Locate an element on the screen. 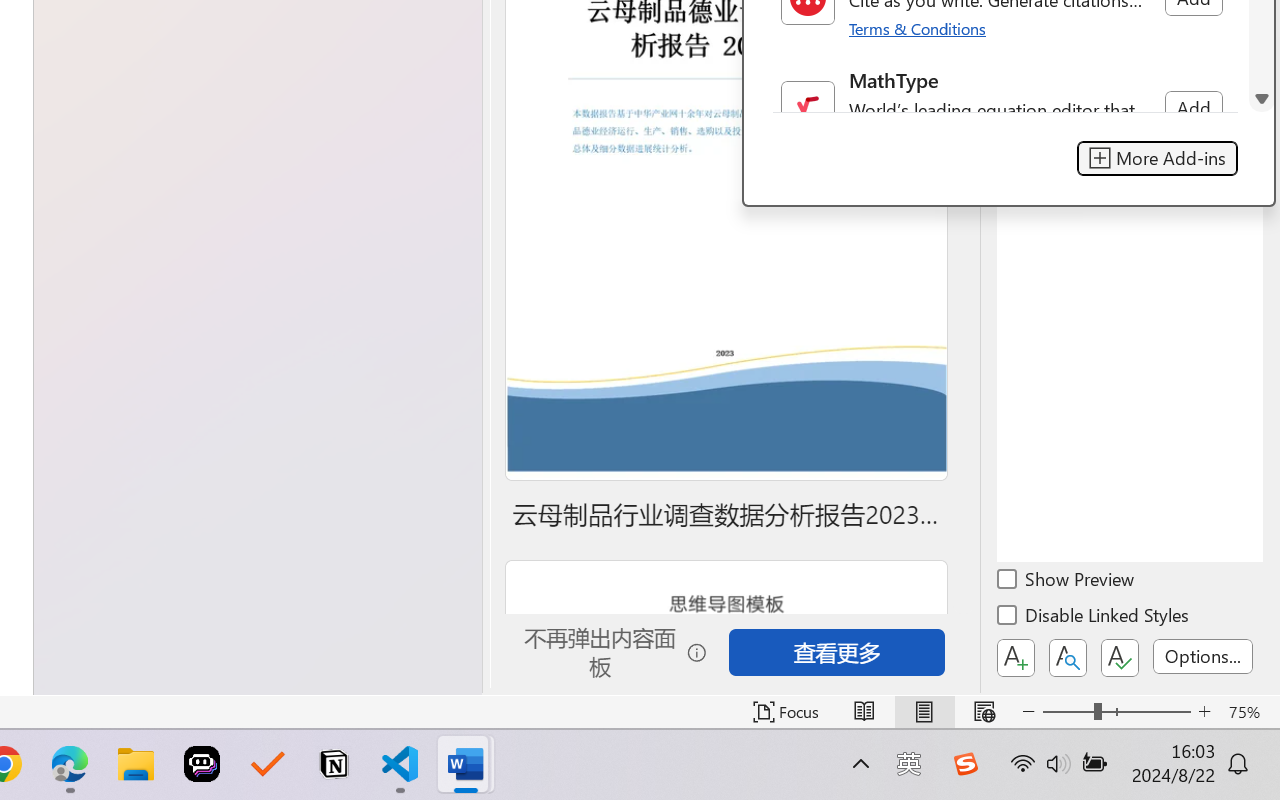 The image size is (1280, 800). 'Terms & Conditions' is located at coordinates (918, 28).